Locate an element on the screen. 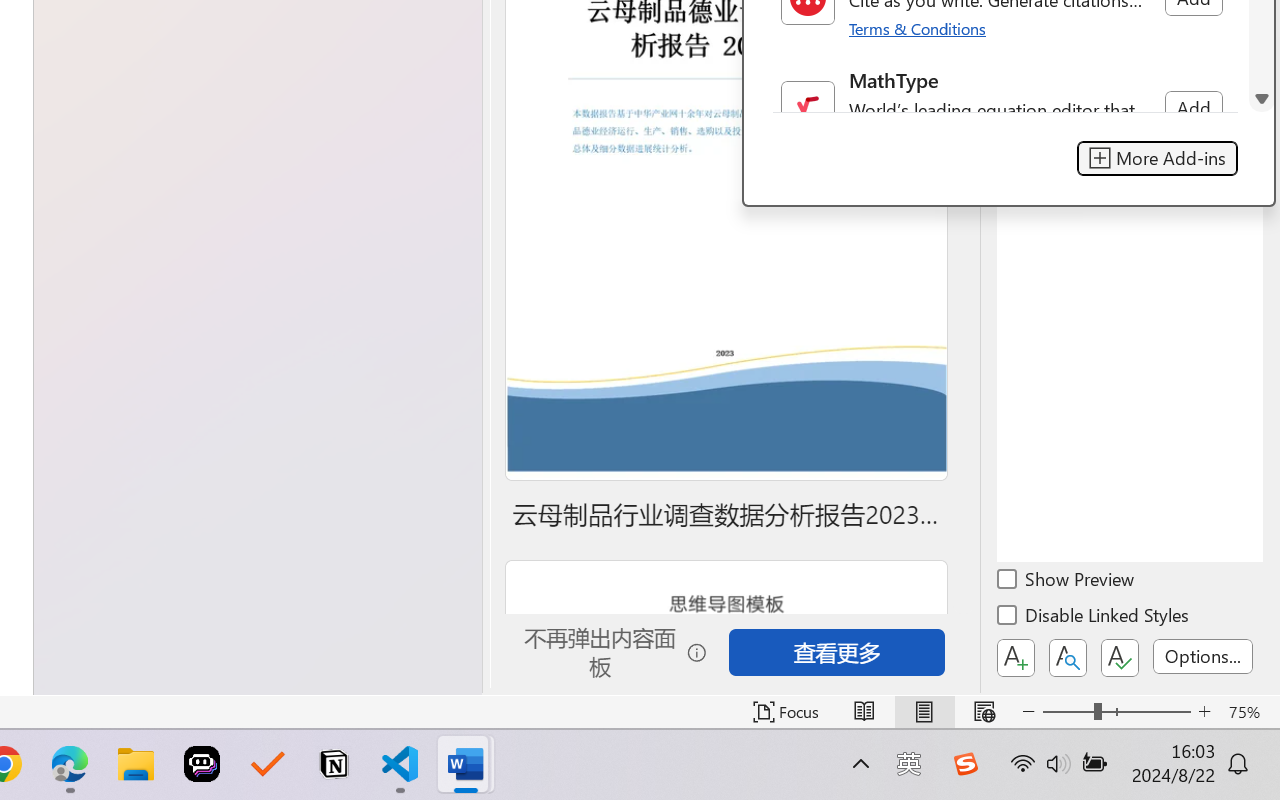 The image size is (1280, 800). 'Terms & Conditions' is located at coordinates (918, 28).